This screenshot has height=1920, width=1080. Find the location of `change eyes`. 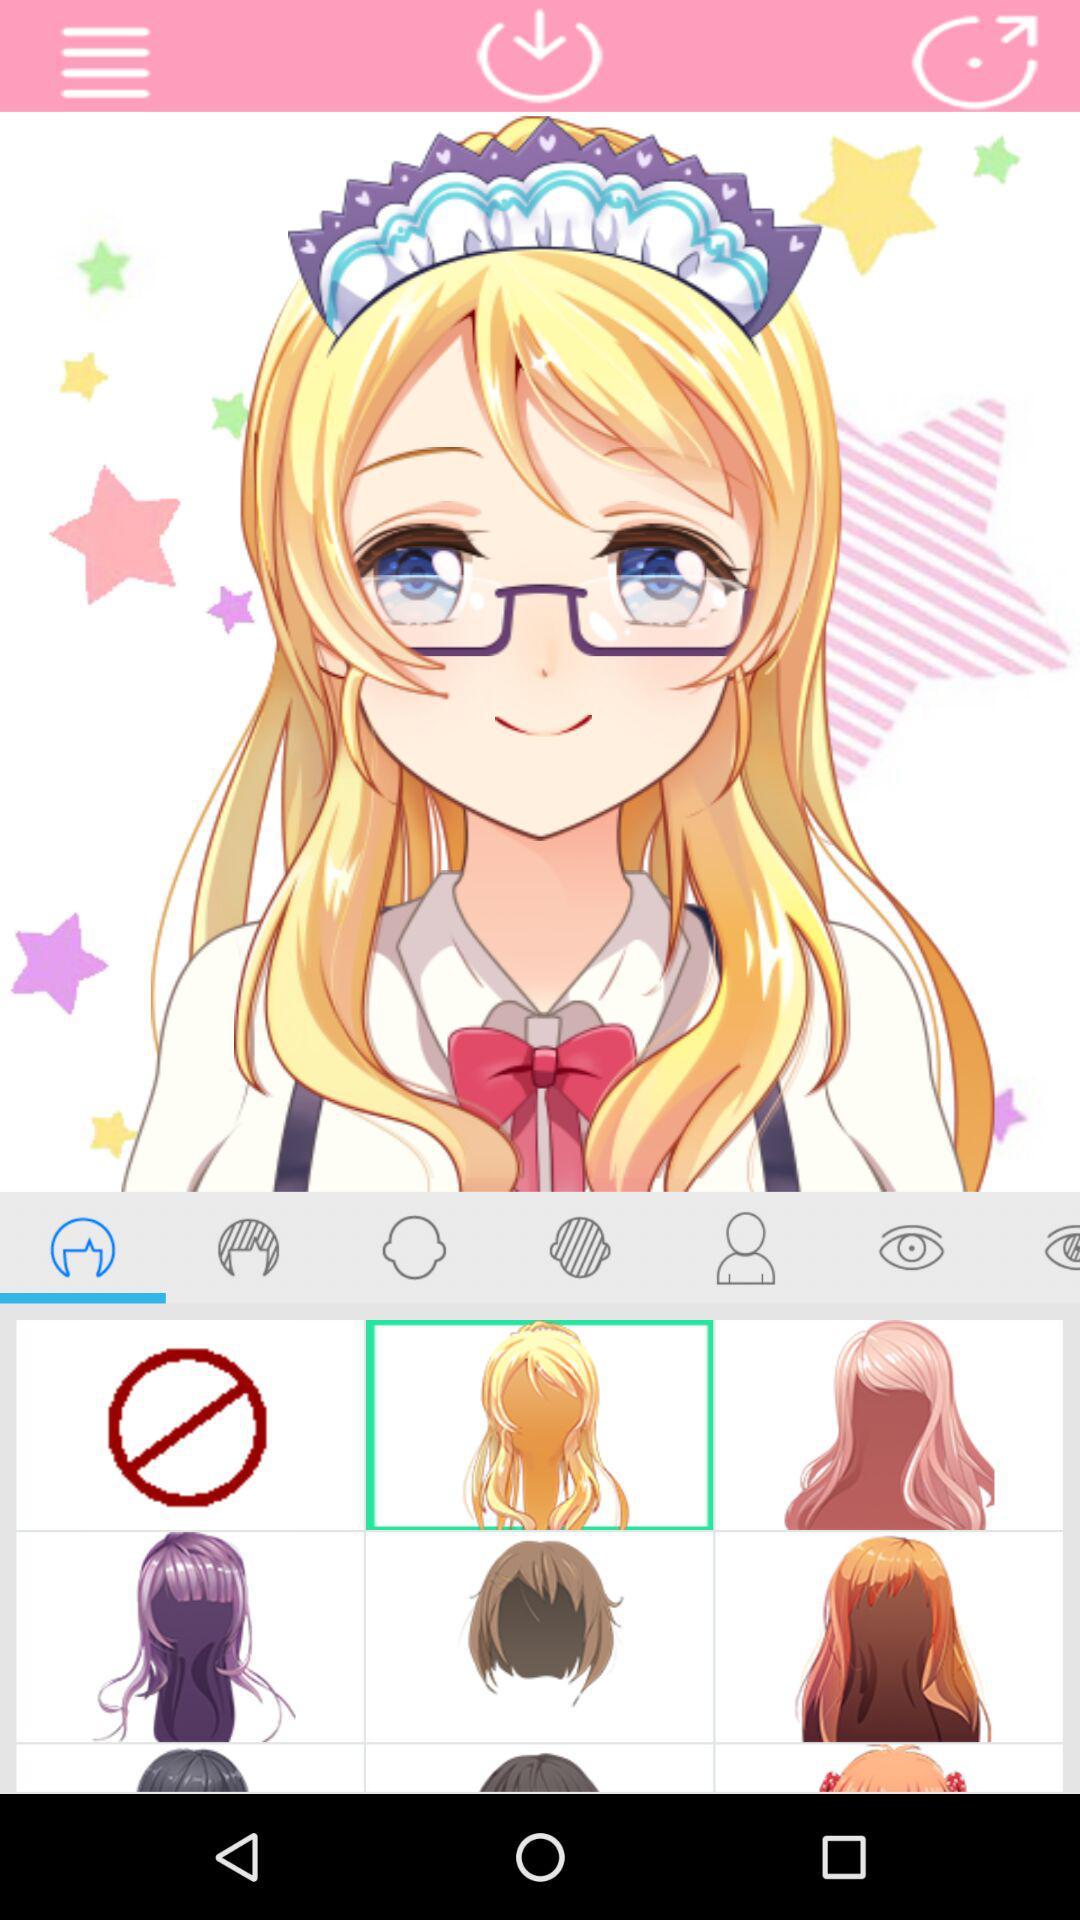

change eyes is located at coordinates (1036, 1246).